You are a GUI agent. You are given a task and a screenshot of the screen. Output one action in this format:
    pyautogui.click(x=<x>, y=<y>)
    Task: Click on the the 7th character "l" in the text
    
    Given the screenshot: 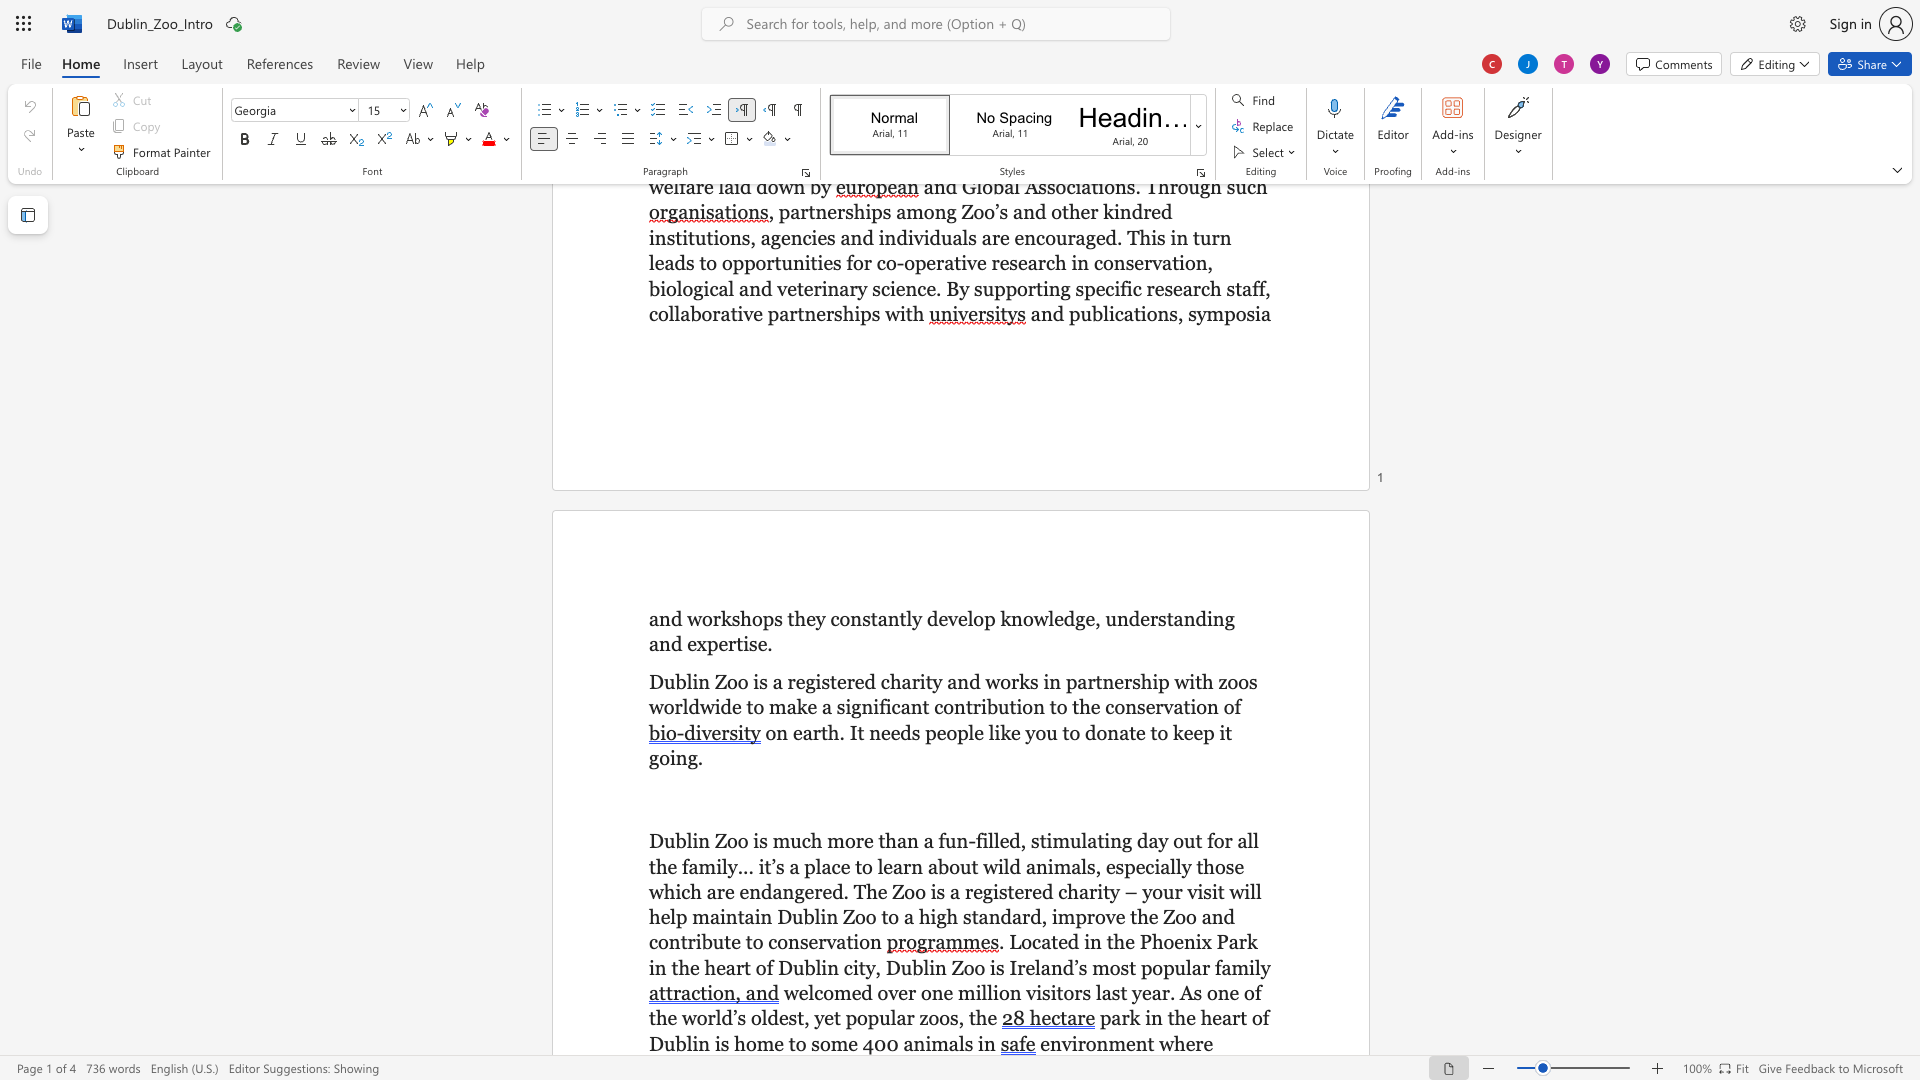 What is the action you would take?
    pyautogui.click(x=1251, y=890)
    